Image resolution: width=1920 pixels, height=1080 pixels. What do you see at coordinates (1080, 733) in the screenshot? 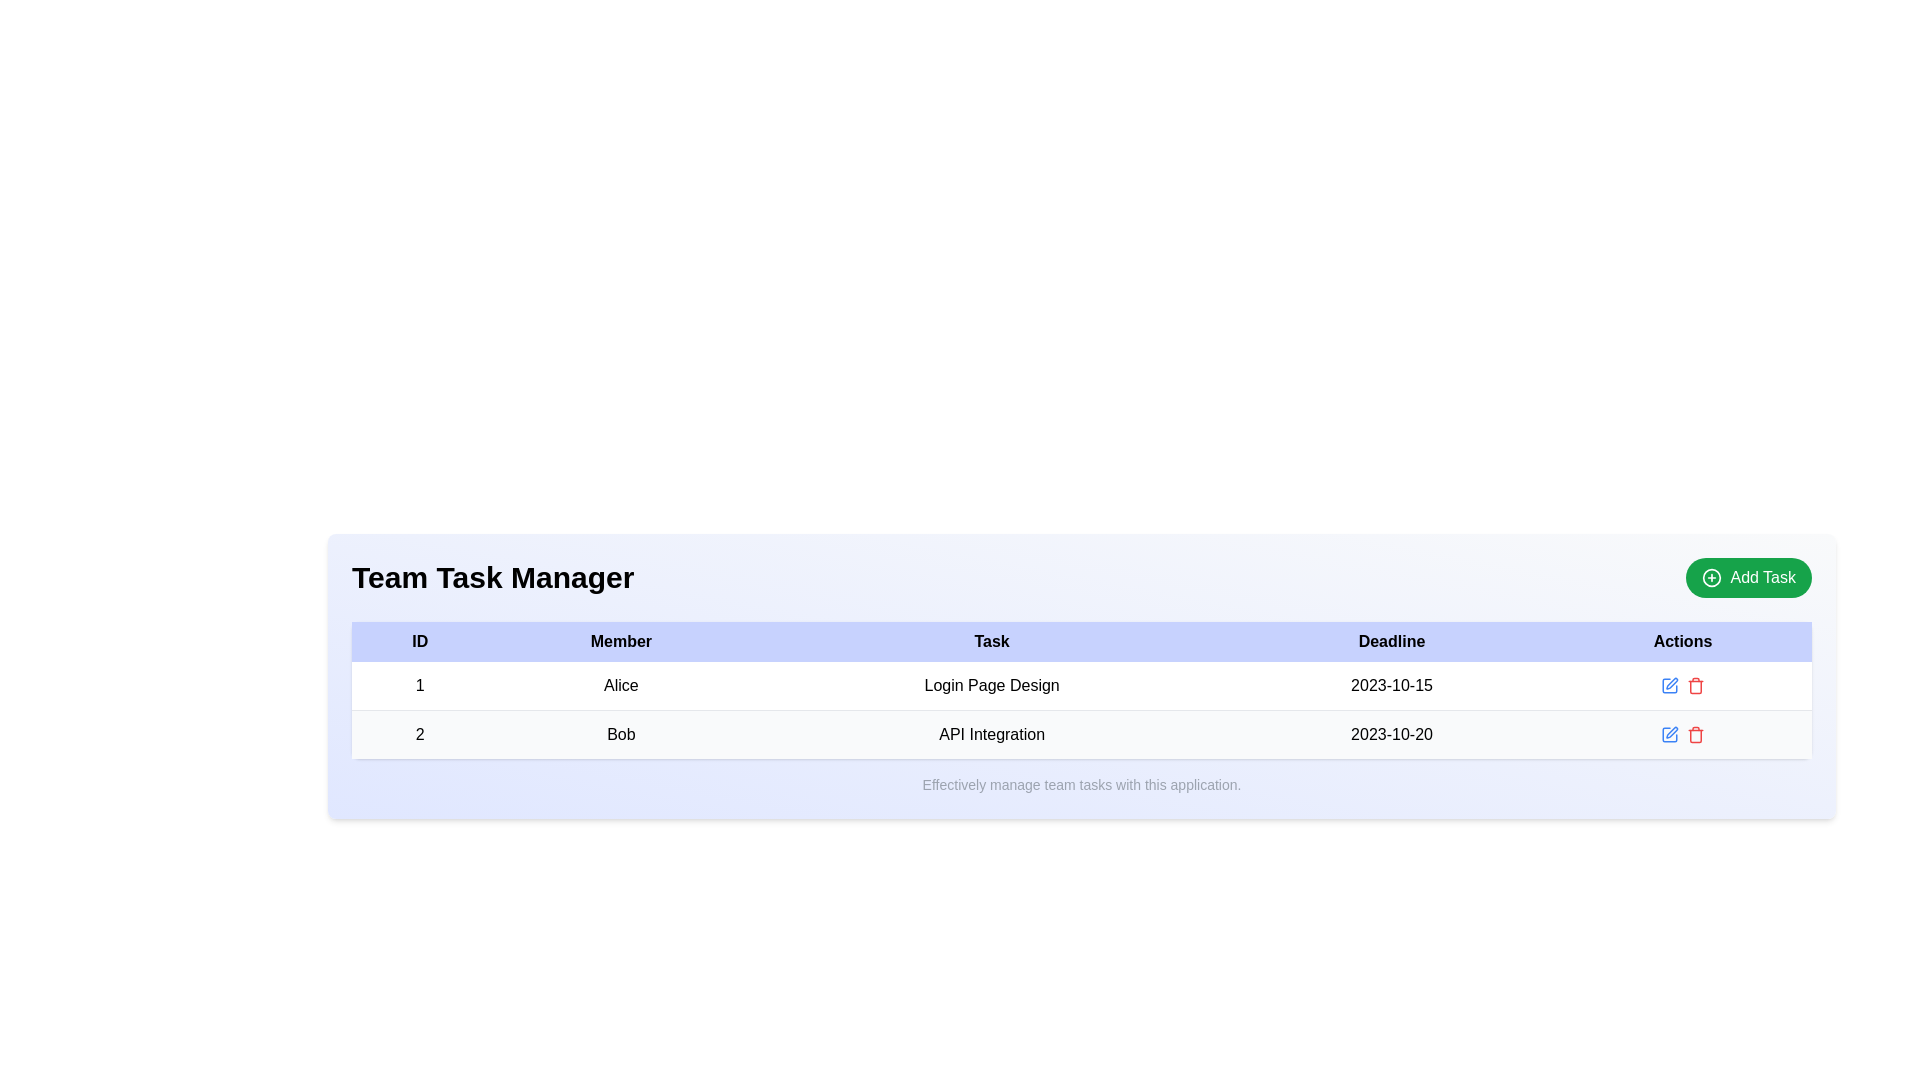
I see `the table row containing details for item ID '2', member name 'Bob', task description 'API Integration', and deadline '2023-10-20'` at bounding box center [1080, 733].